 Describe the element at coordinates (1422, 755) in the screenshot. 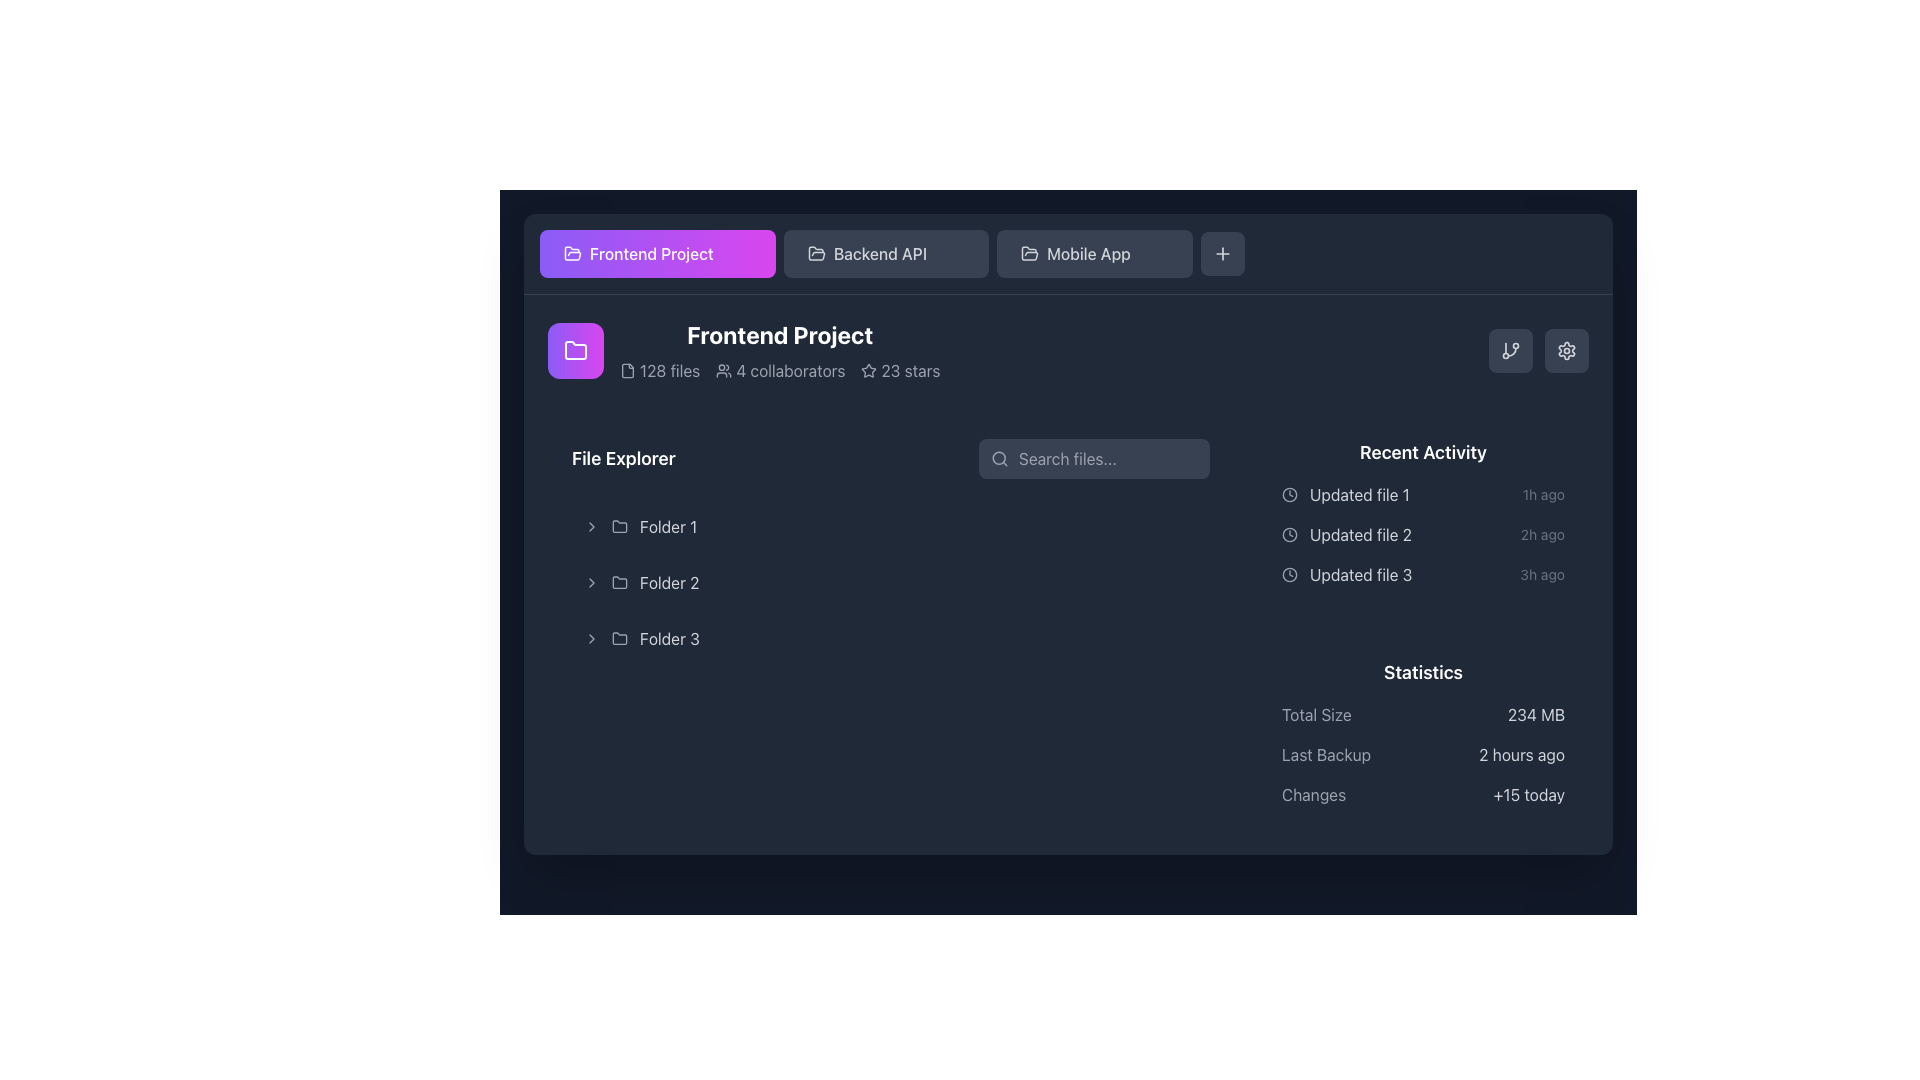

I see `the information presented in the middle row of the Text block with statistical labels and data, specifically the 'Last Backup' row located in the Statistics section` at that location.